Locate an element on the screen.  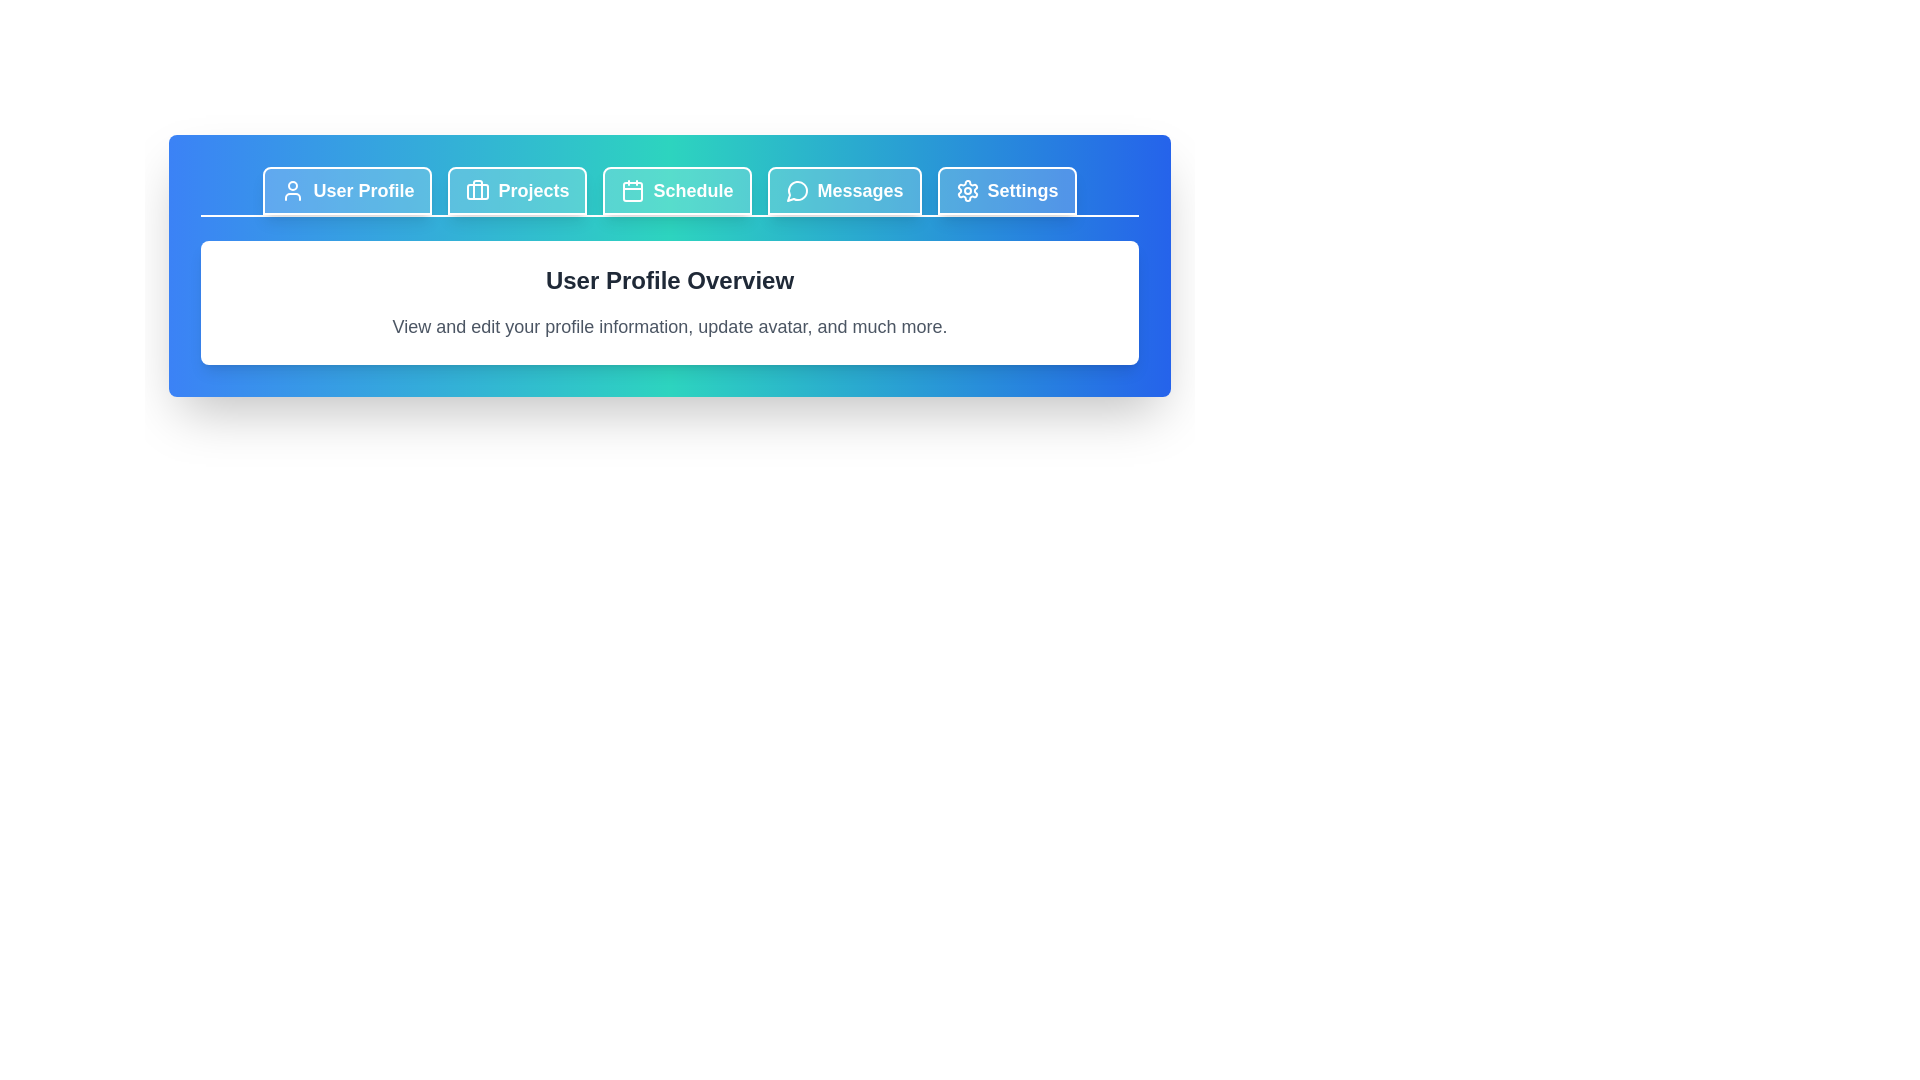
the left vertical line segment of the briefcase icon graphic in the second tab labeled 'Projects' in the top menu bar is located at coordinates (477, 189).